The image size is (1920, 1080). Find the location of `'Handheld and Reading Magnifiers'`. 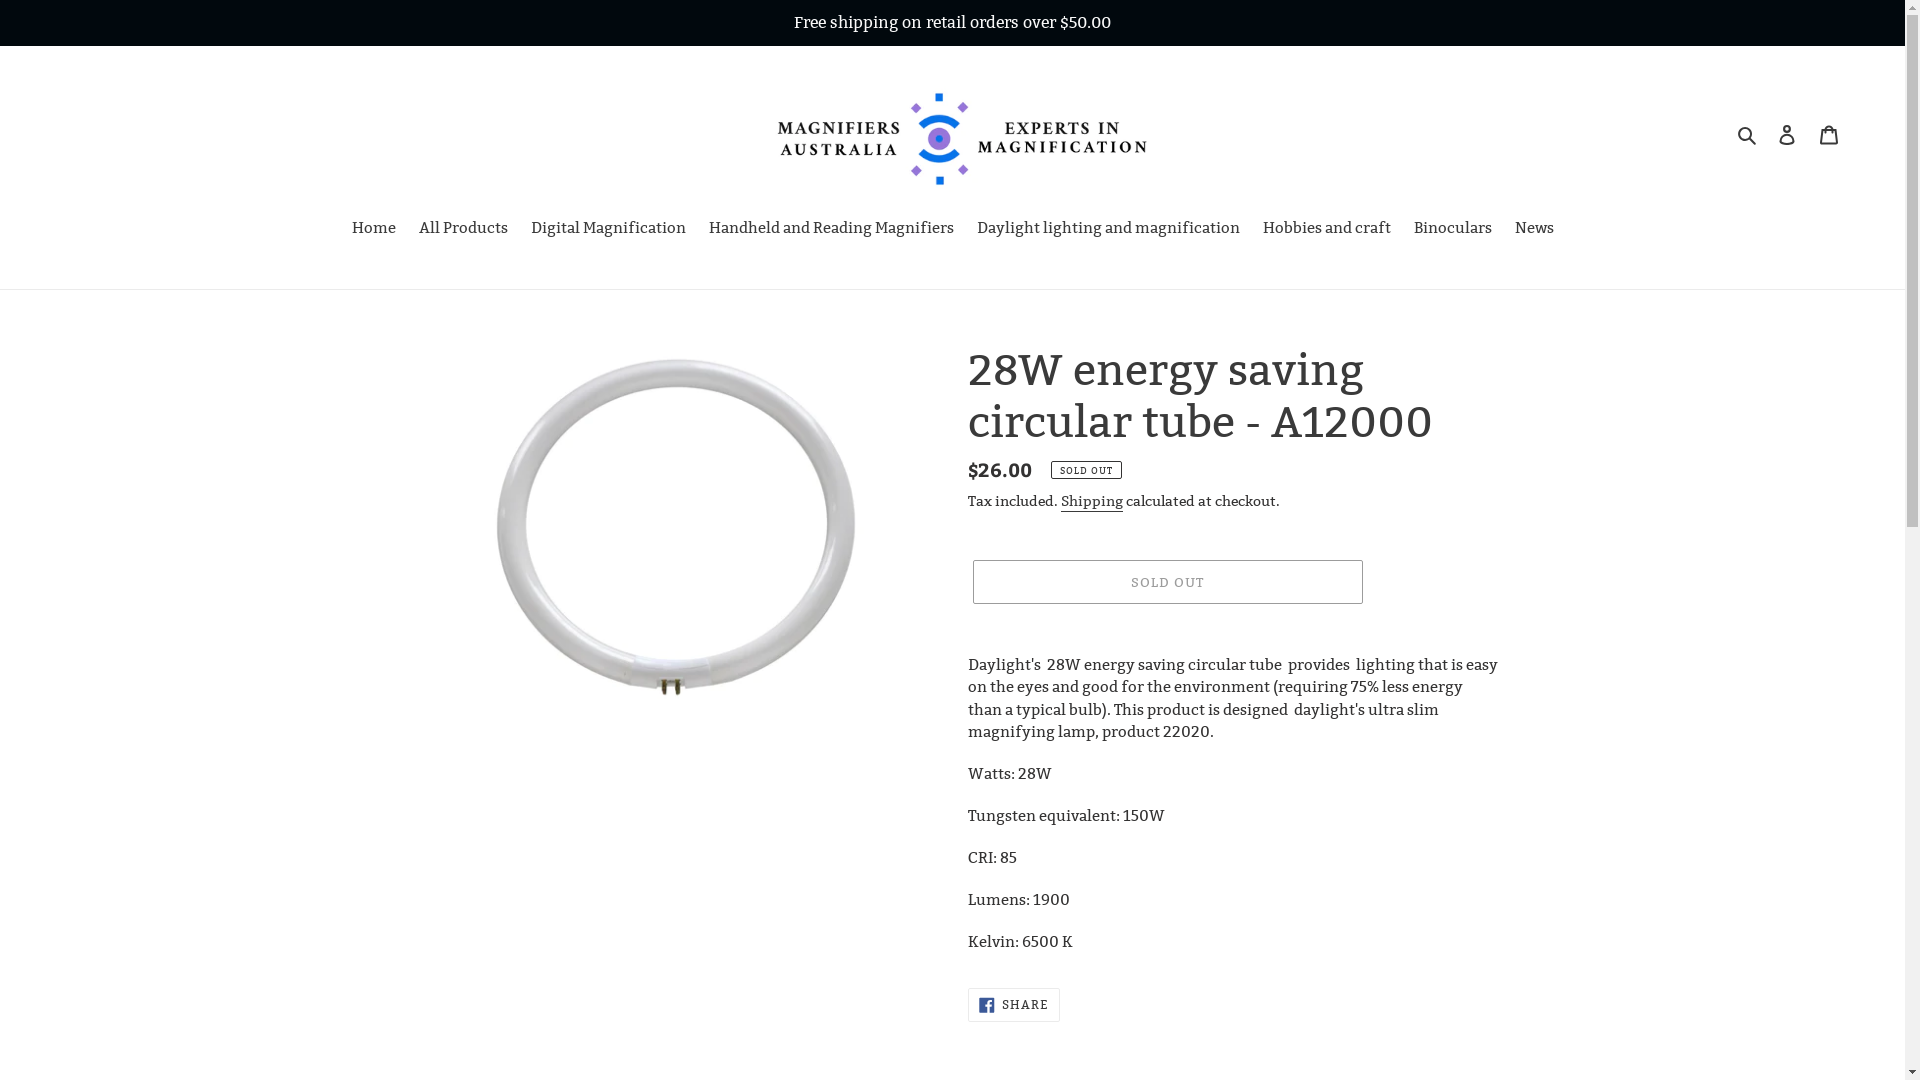

'Handheld and Reading Magnifiers' is located at coordinates (830, 229).